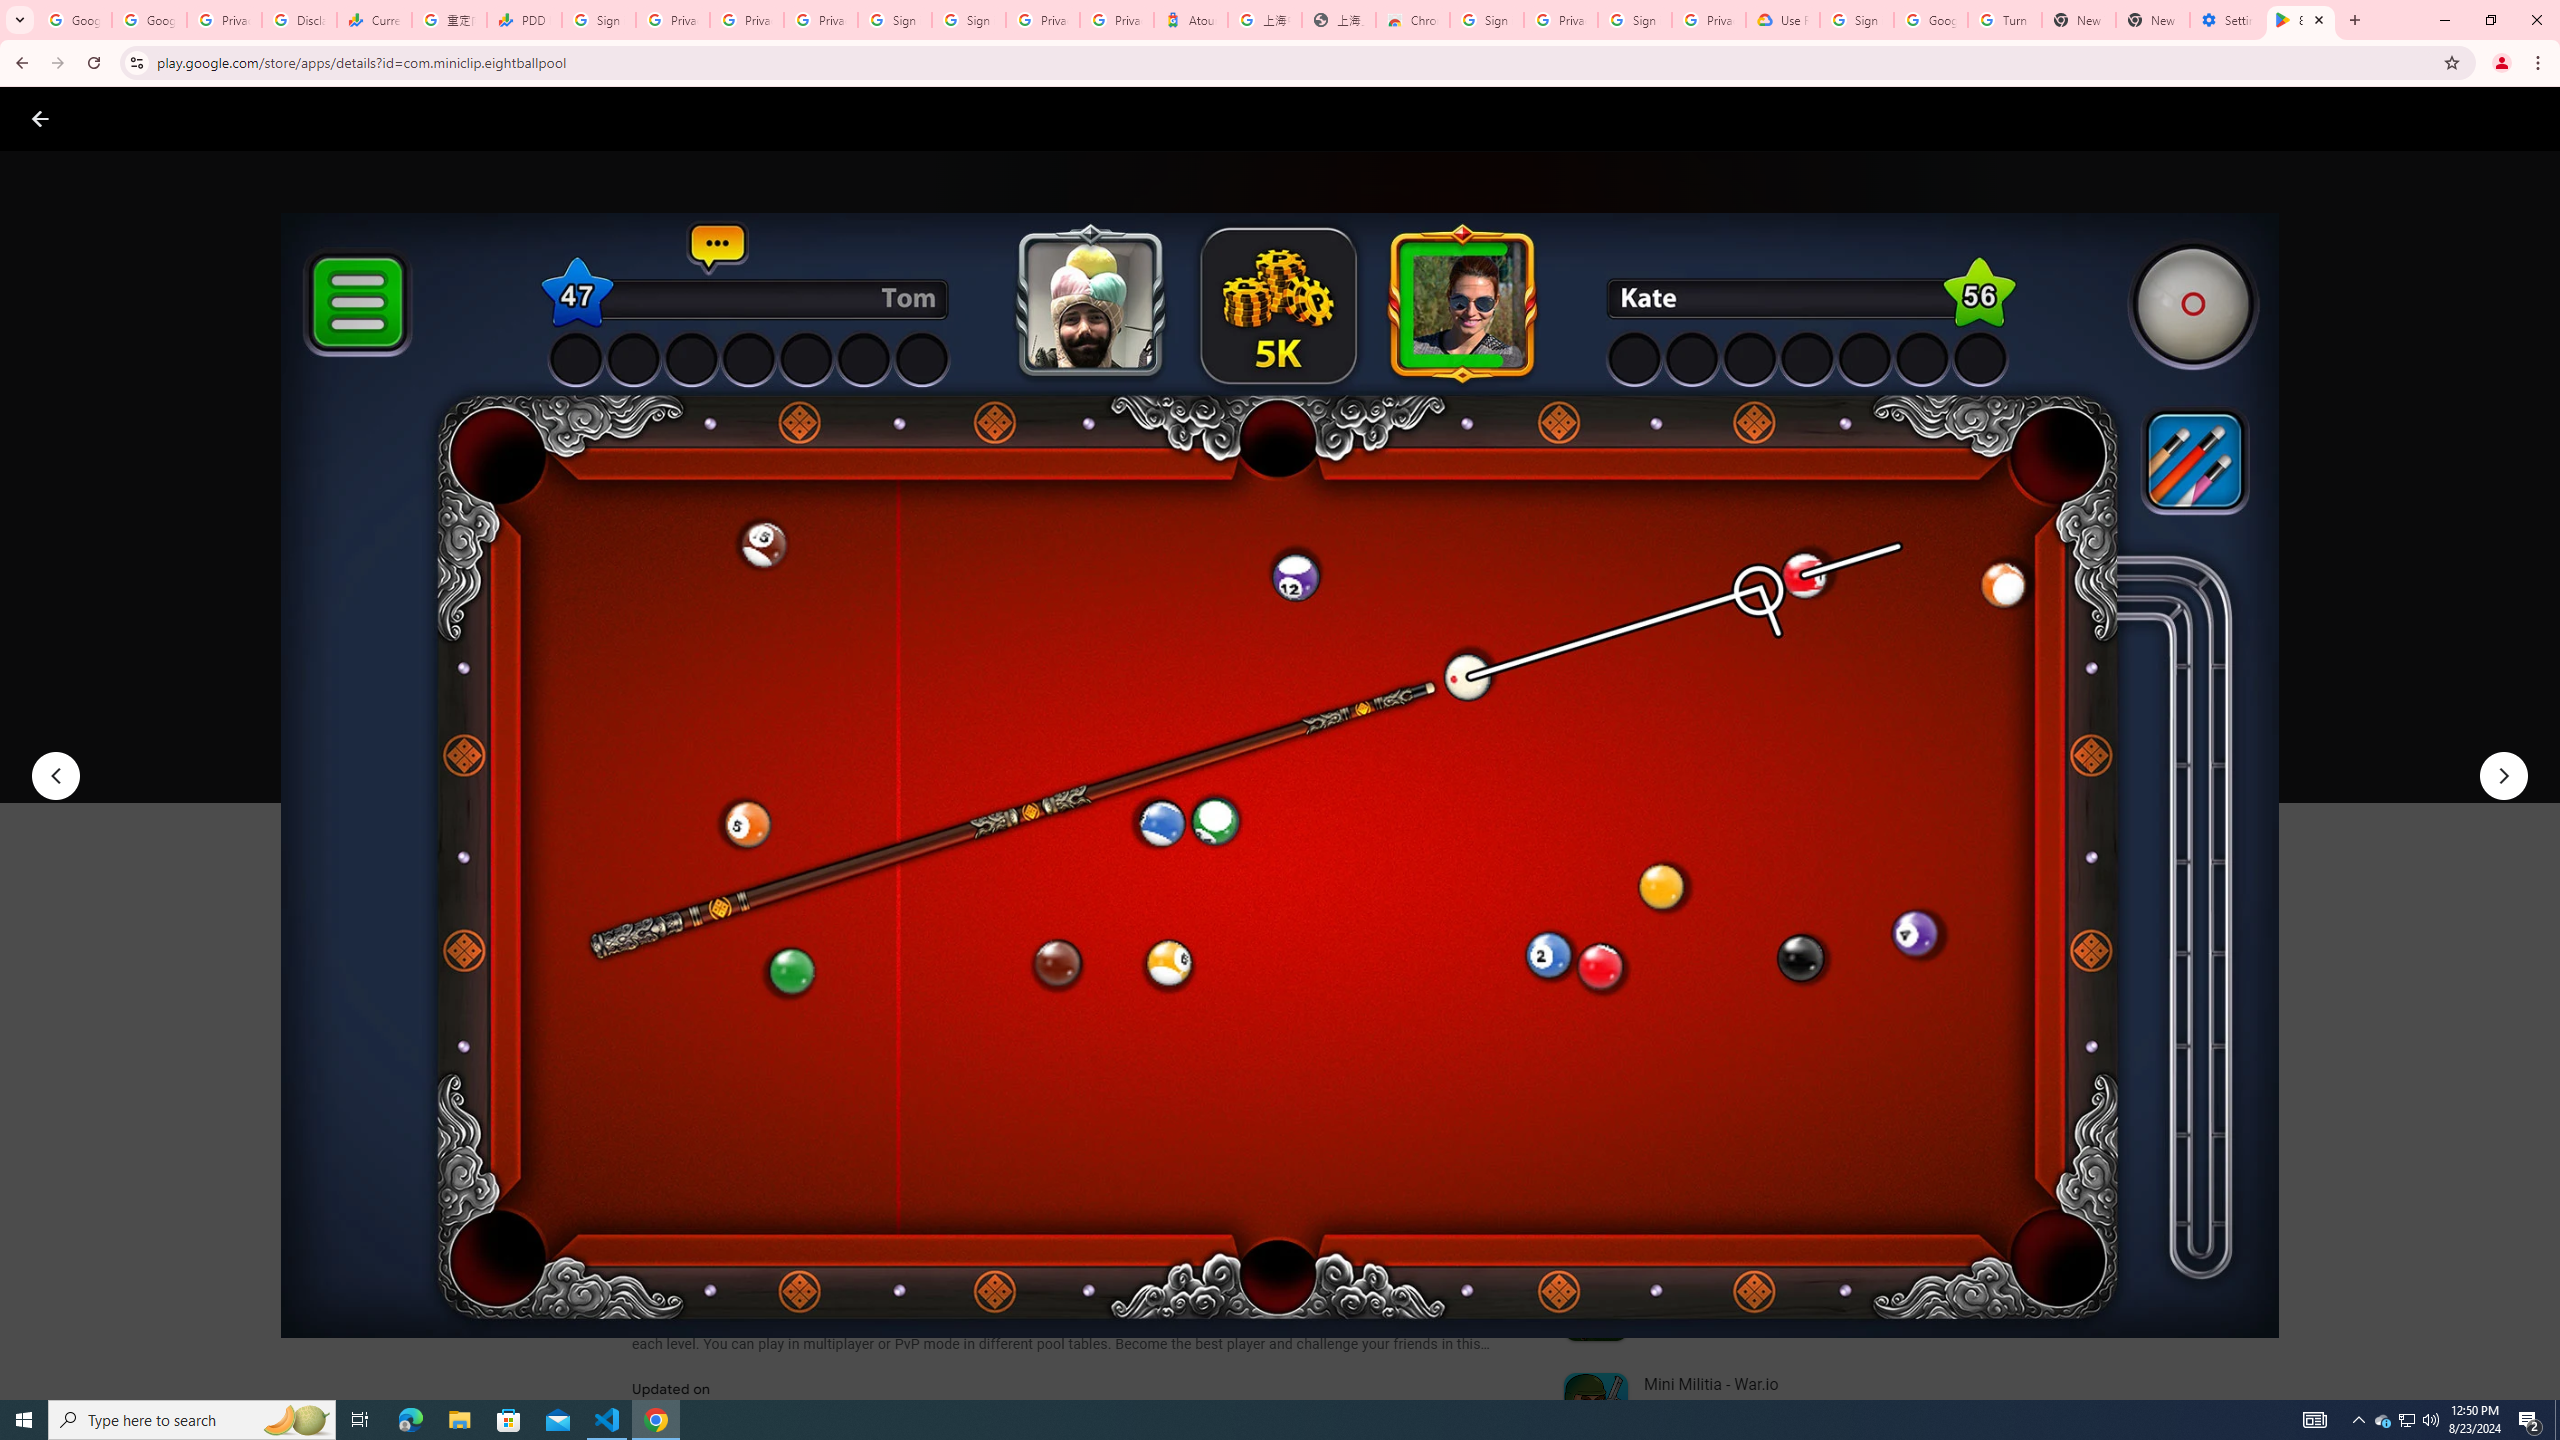 This screenshot has height=1440, width=2560. Describe the element at coordinates (2003, 19) in the screenshot. I see `'Turn cookies on or off - Computer - Google Account Help'` at that location.